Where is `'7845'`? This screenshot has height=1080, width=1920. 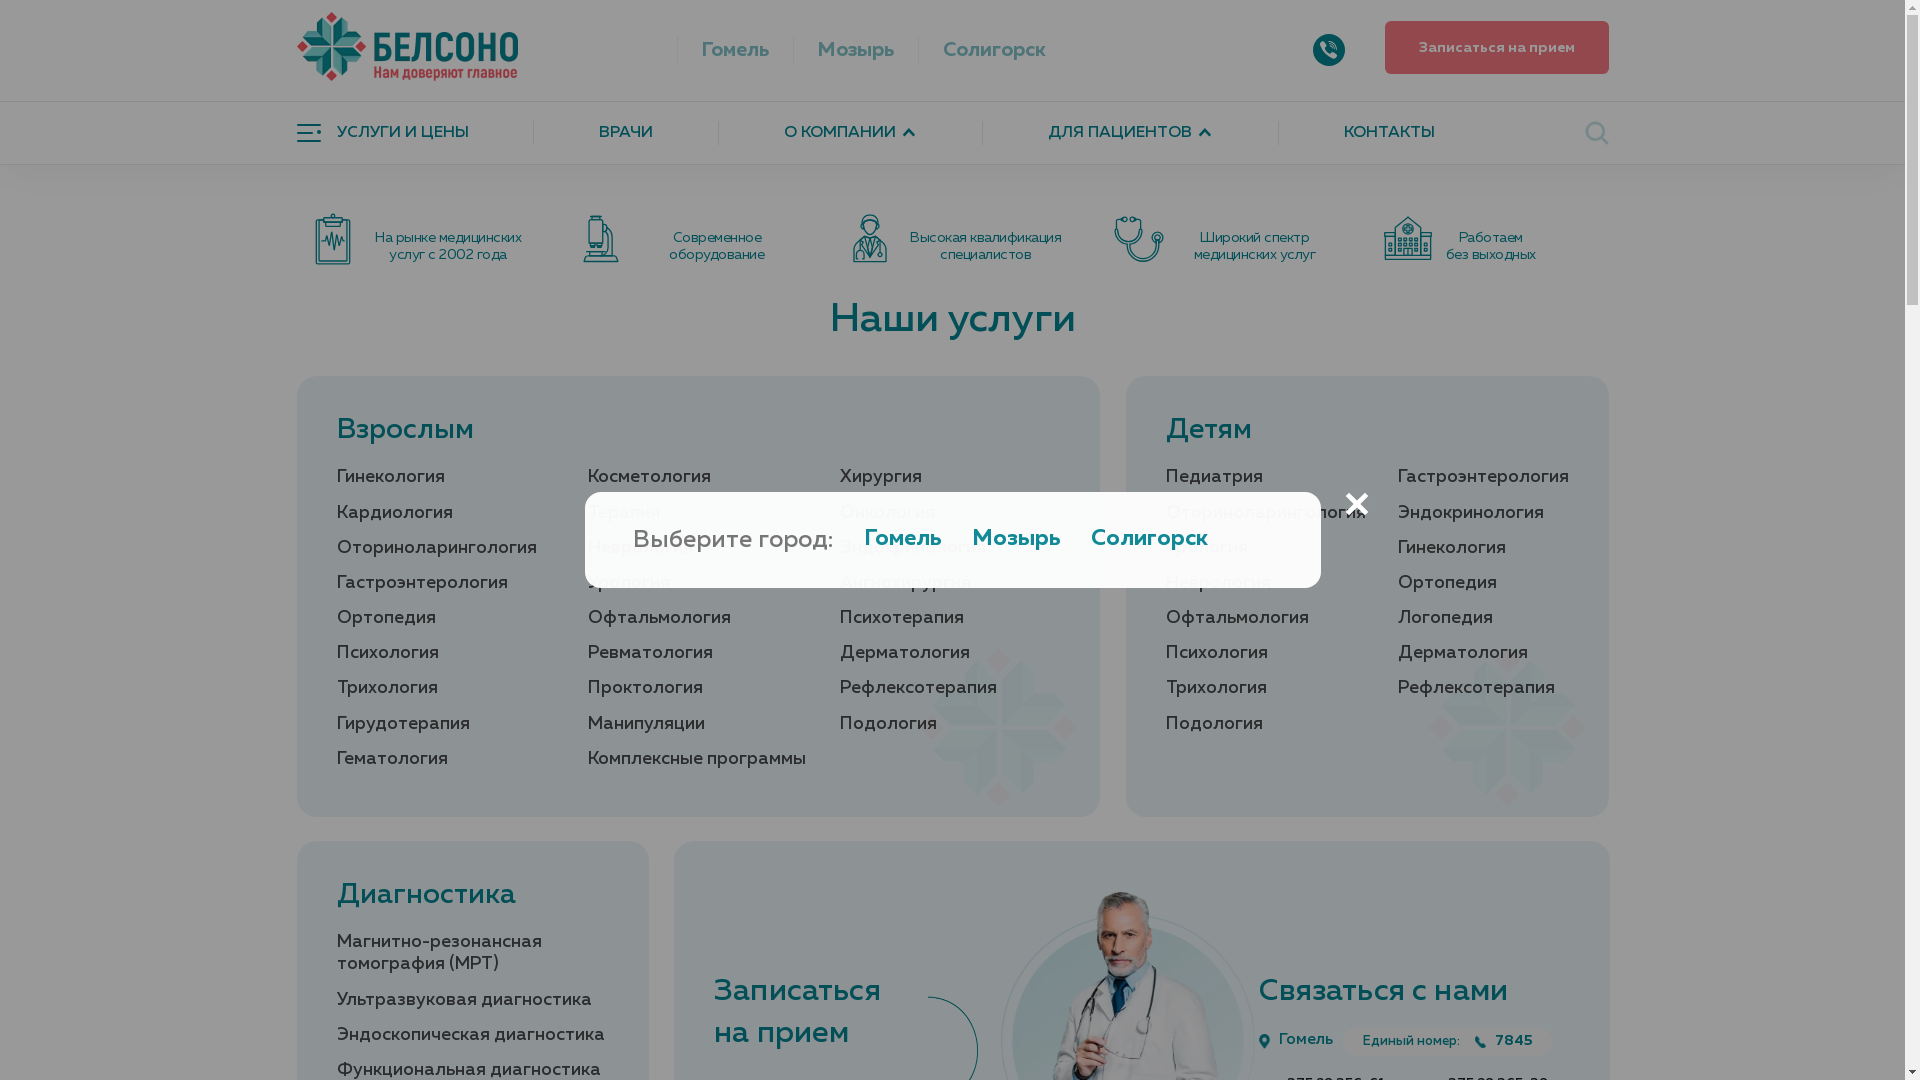 '7845' is located at coordinates (1503, 1040).